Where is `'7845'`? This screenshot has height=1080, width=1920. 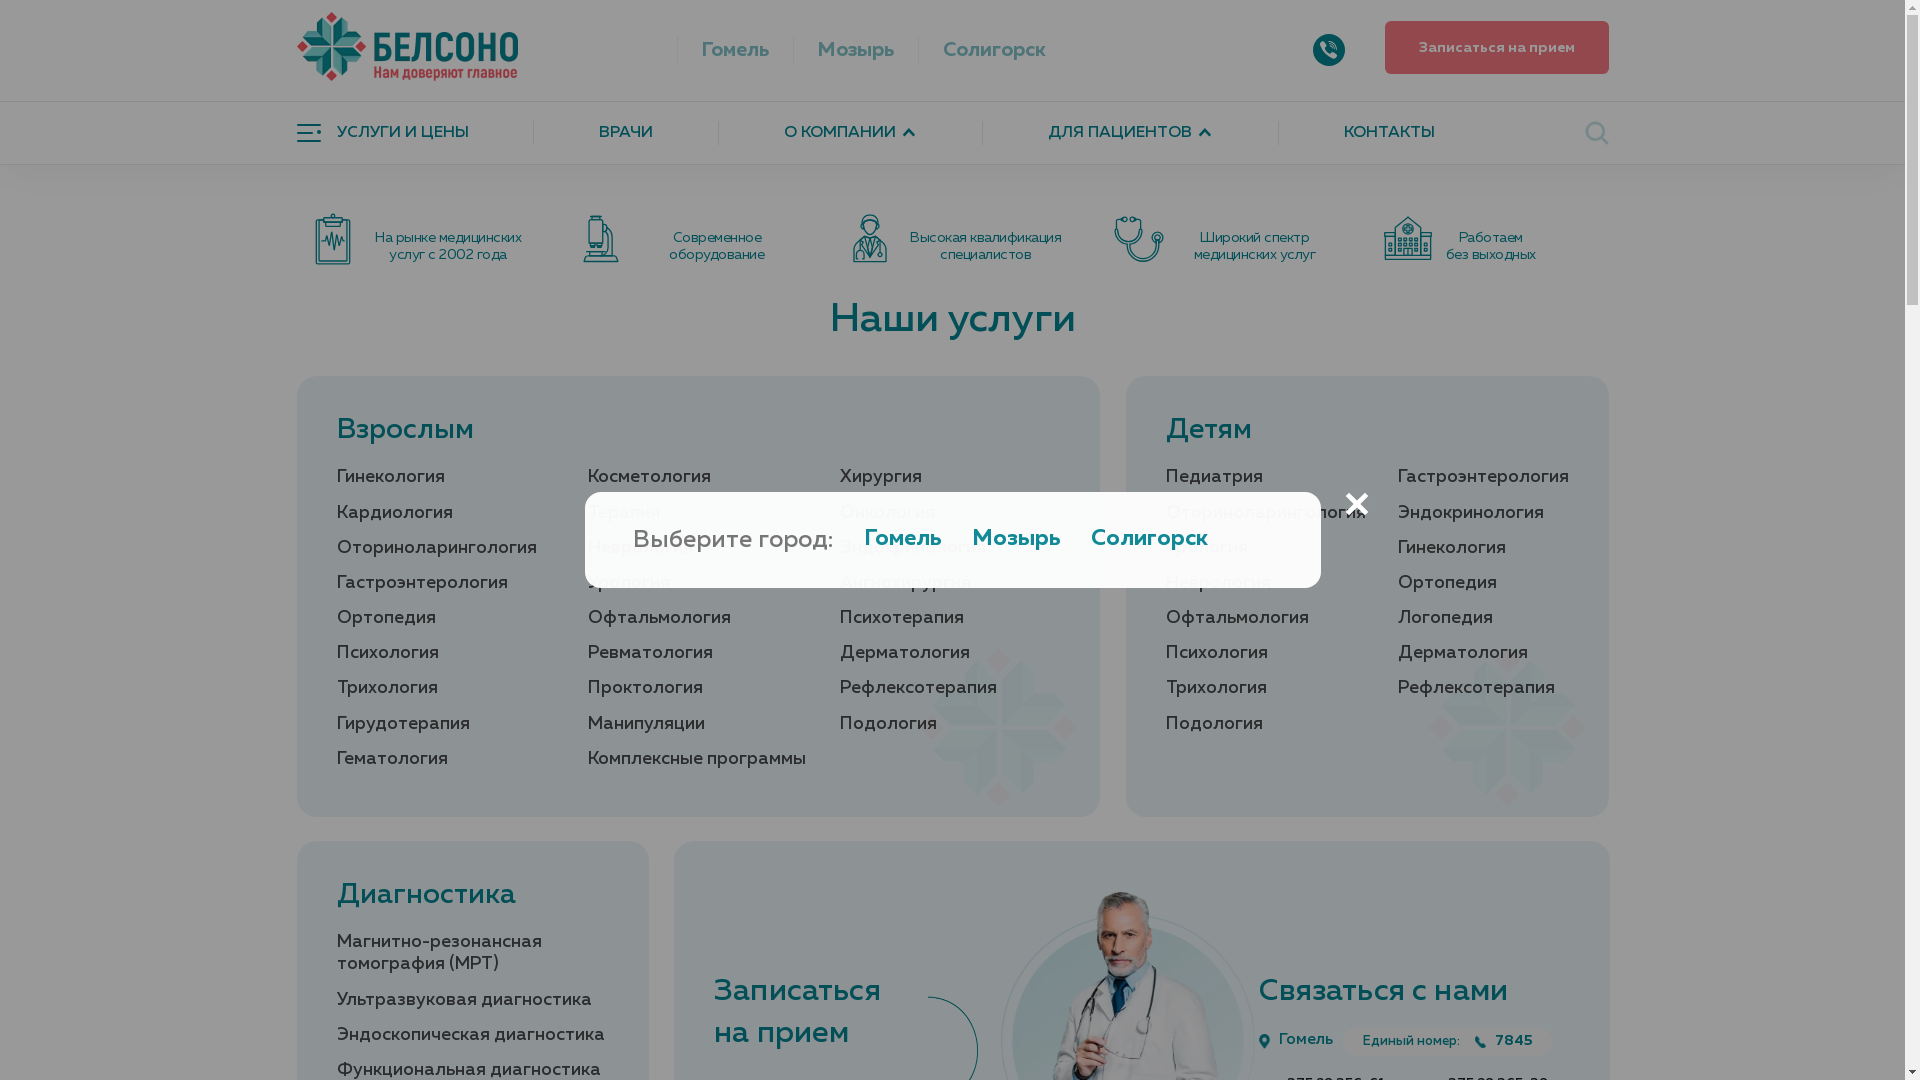 '7845' is located at coordinates (1503, 1040).